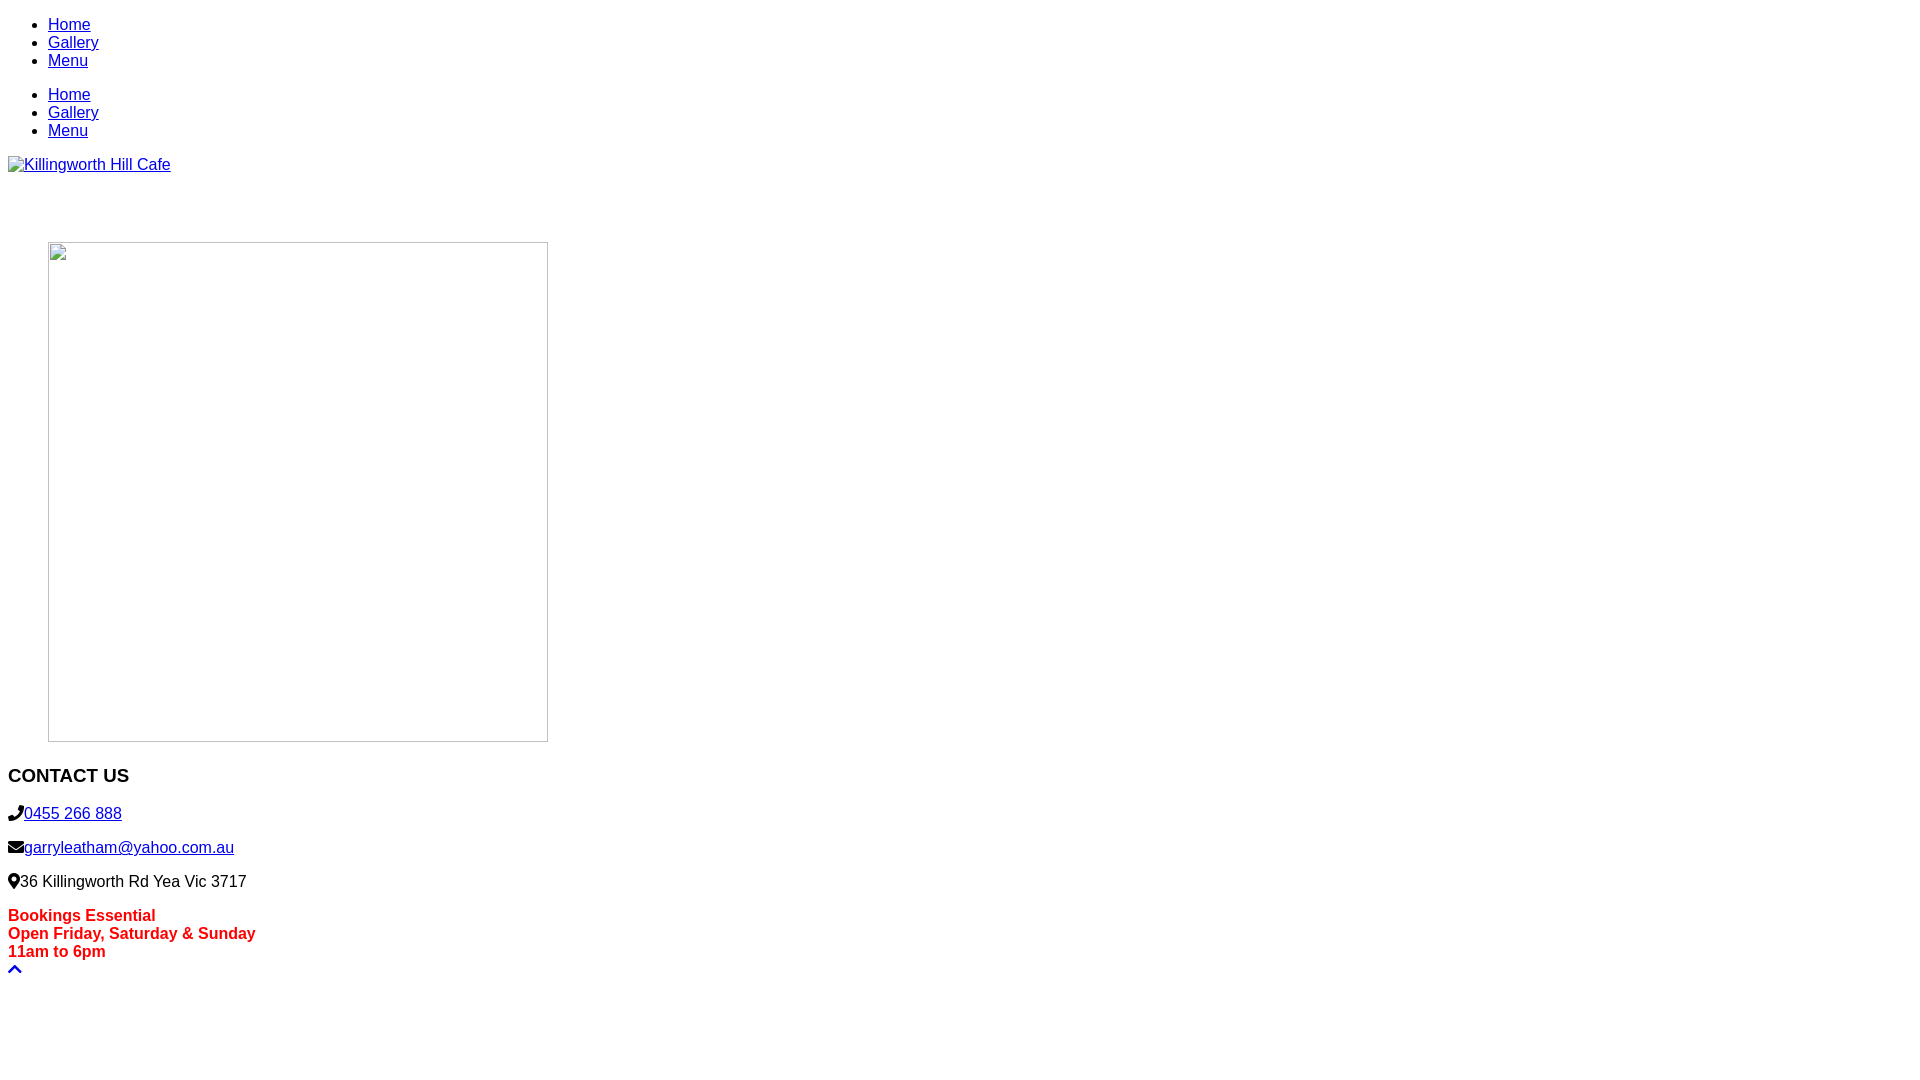 This screenshot has width=1920, height=1080. Describe the element at coordinates (69, 94) in the screenshot. I see `'Home'` at that location.